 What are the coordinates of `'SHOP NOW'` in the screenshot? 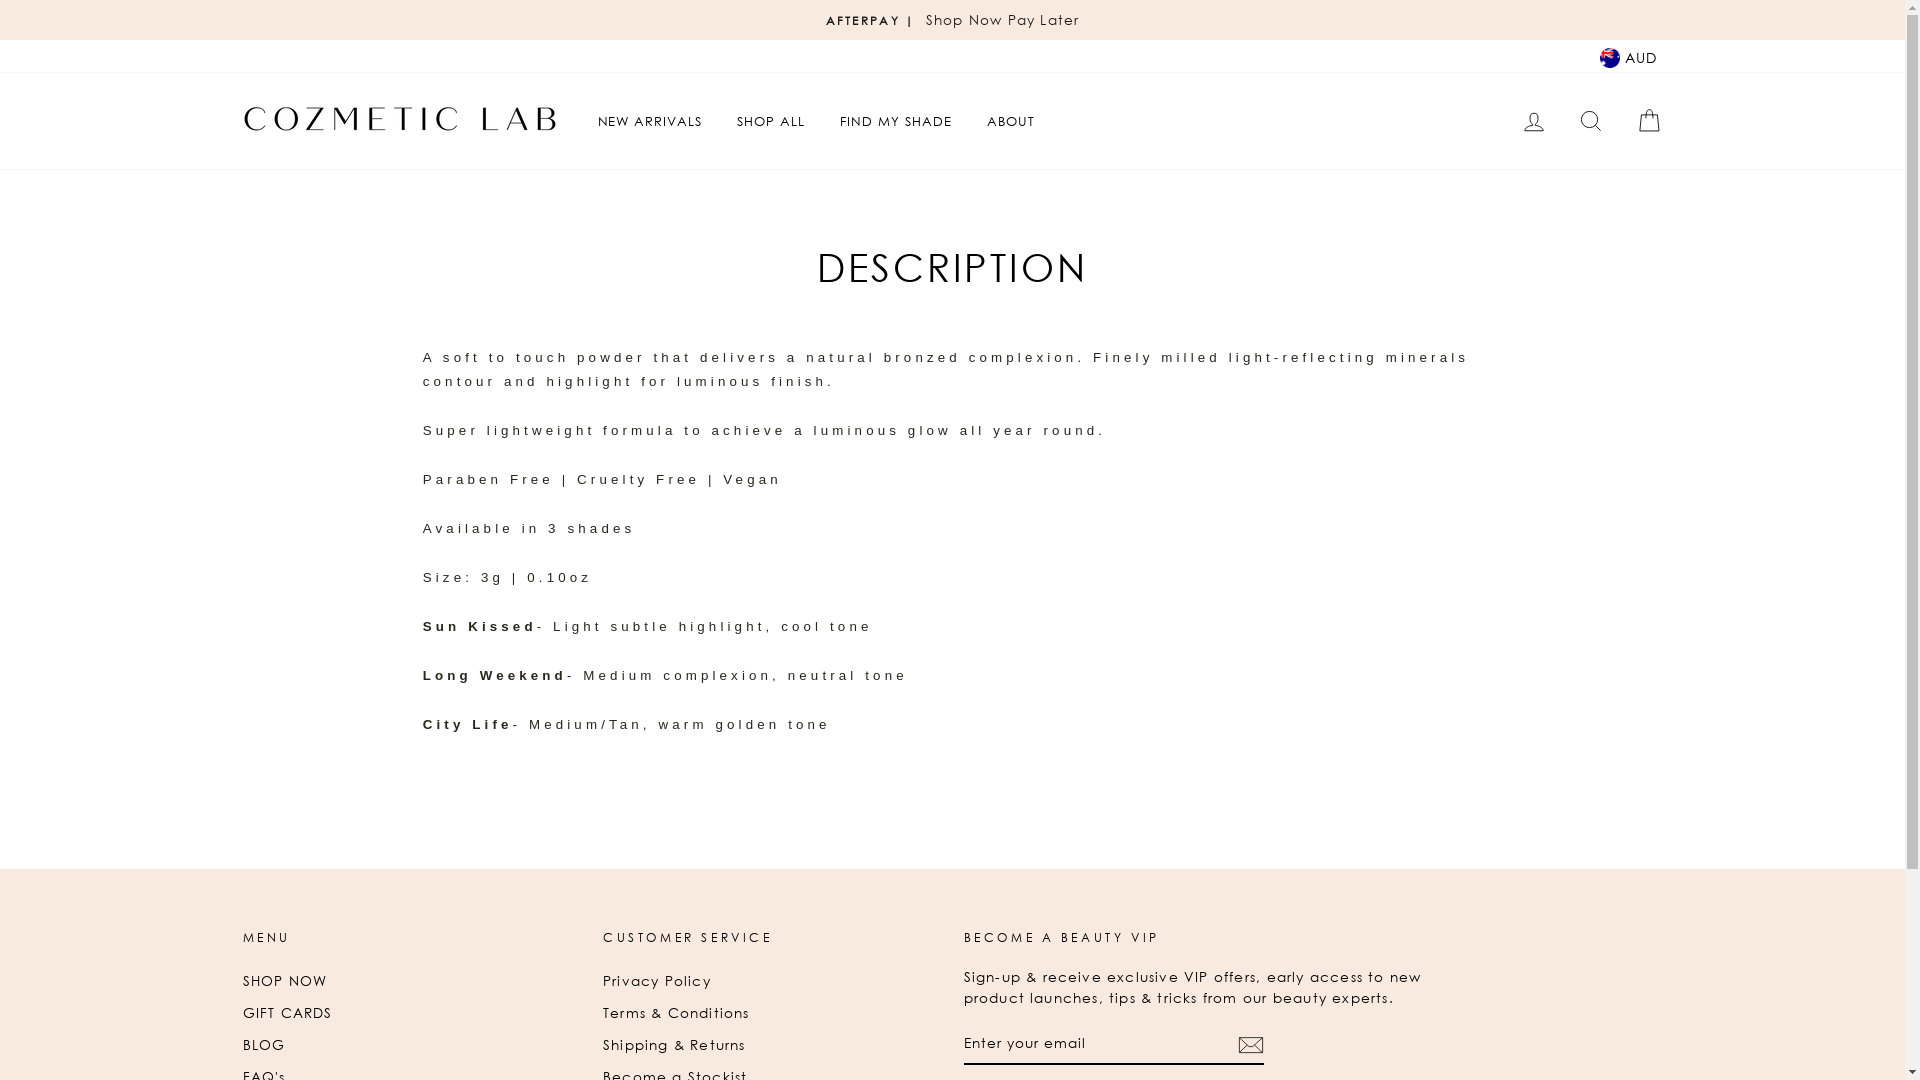 It's located at (283, 979).